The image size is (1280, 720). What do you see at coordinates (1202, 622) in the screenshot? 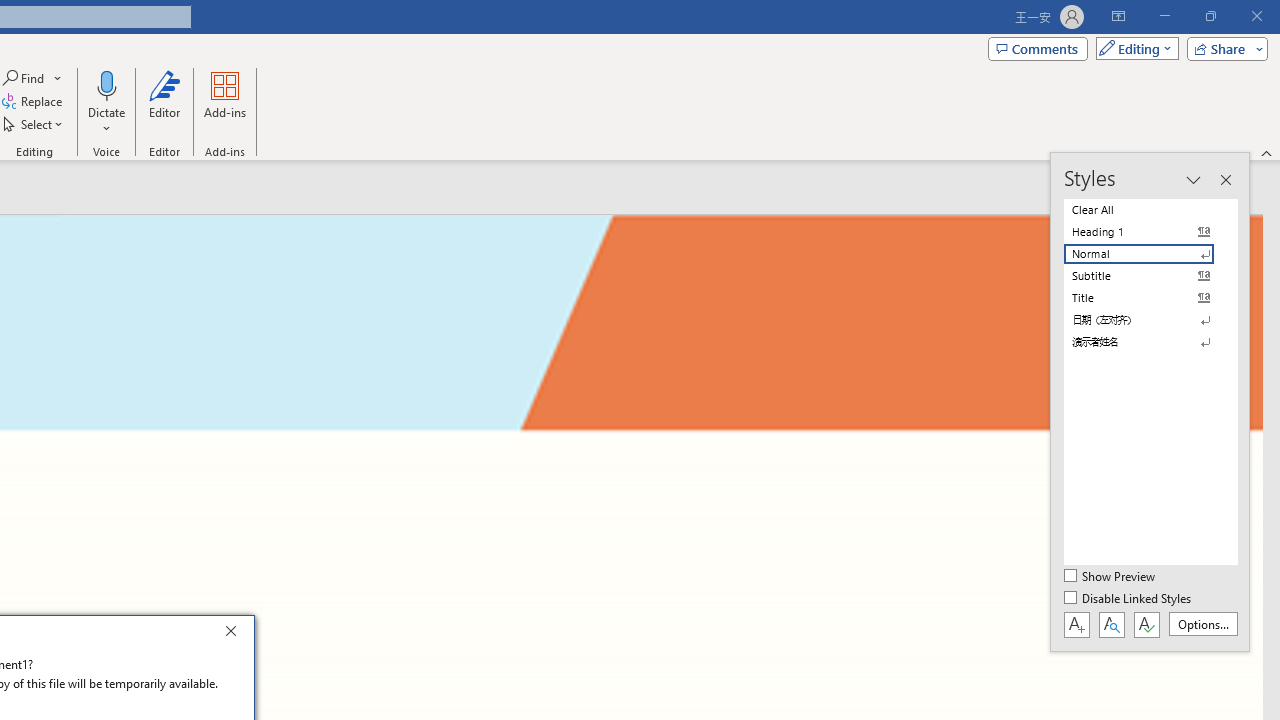
I see `'Options...'` at bounding box center [1202, 622].